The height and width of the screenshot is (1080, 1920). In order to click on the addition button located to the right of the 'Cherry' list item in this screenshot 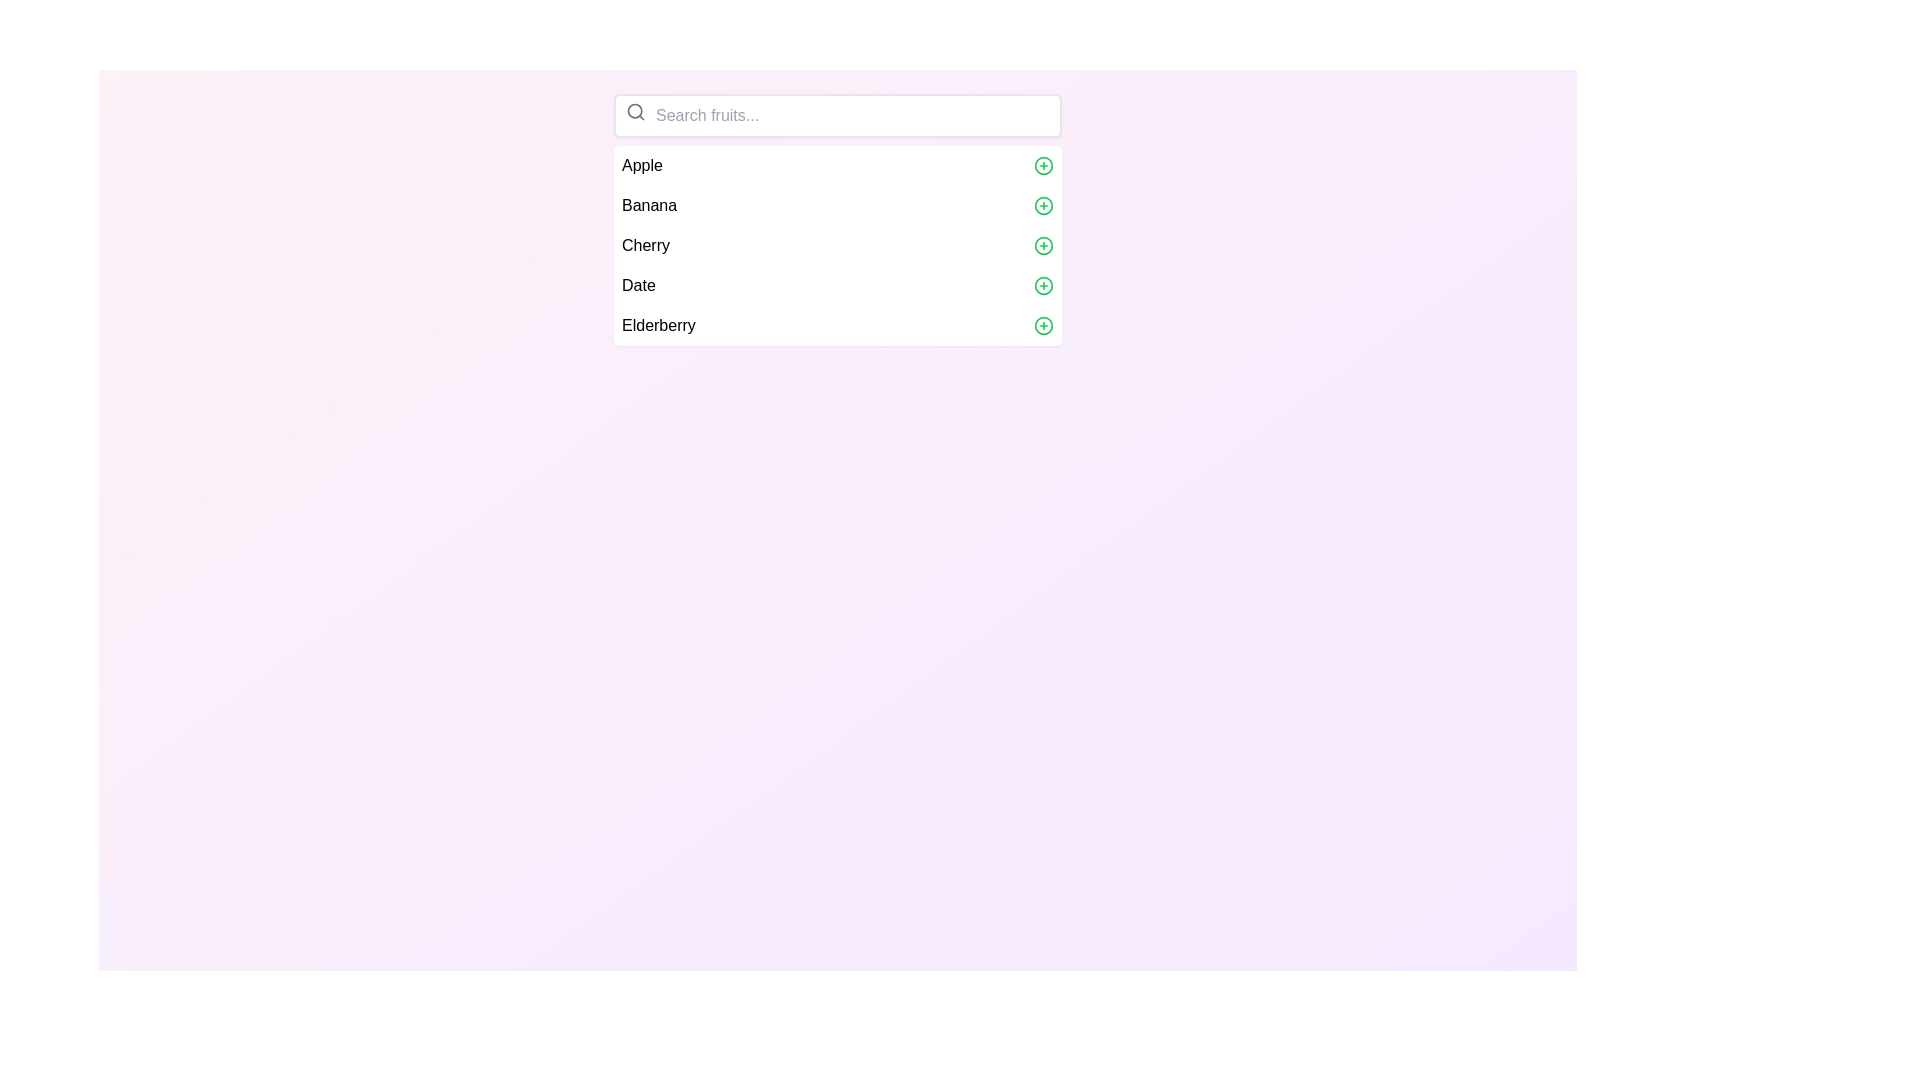, I will do `click(1042, 245)`.